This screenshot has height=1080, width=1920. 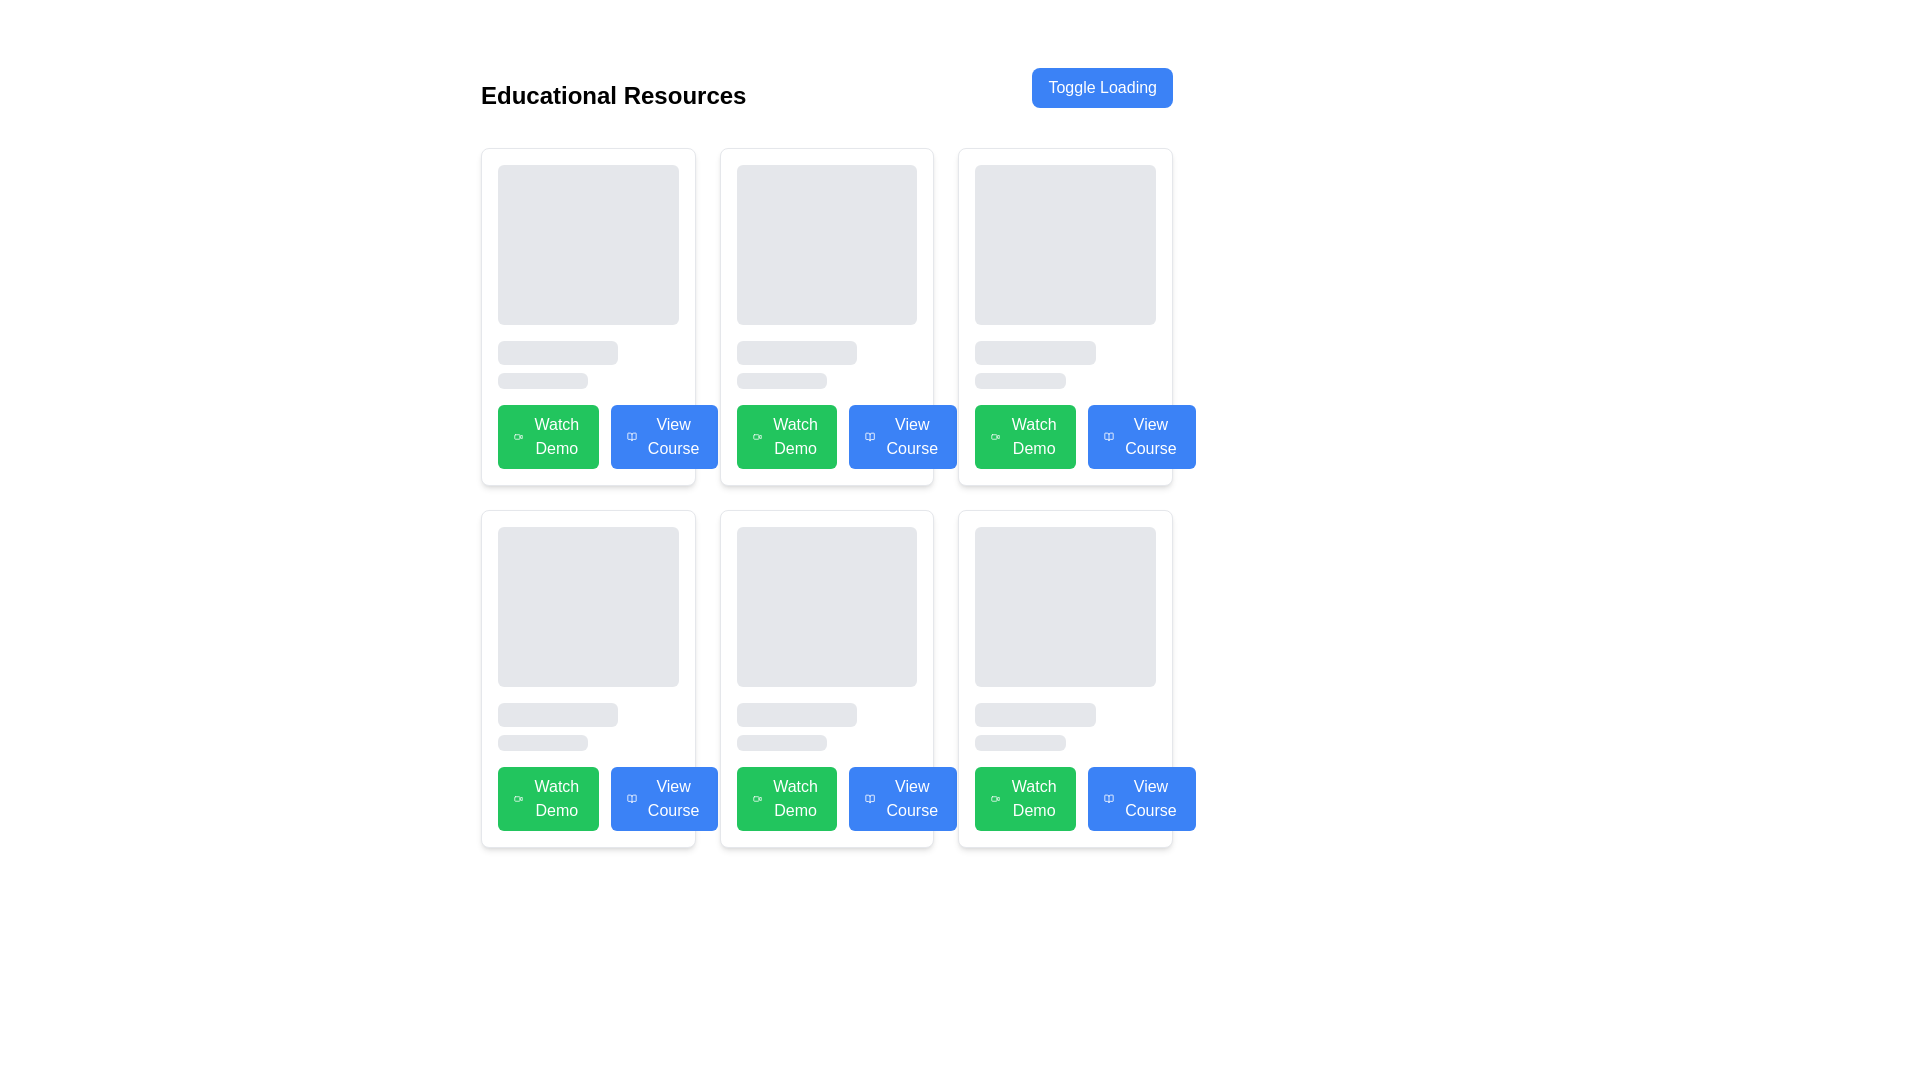 What do you see at coordinates (630, 797) in the screenshot?
I see `the 'View Course' button which has a small open book icon at the beginning, located in the bottom-left card of the grid layout` at bounding box center [630, 797].